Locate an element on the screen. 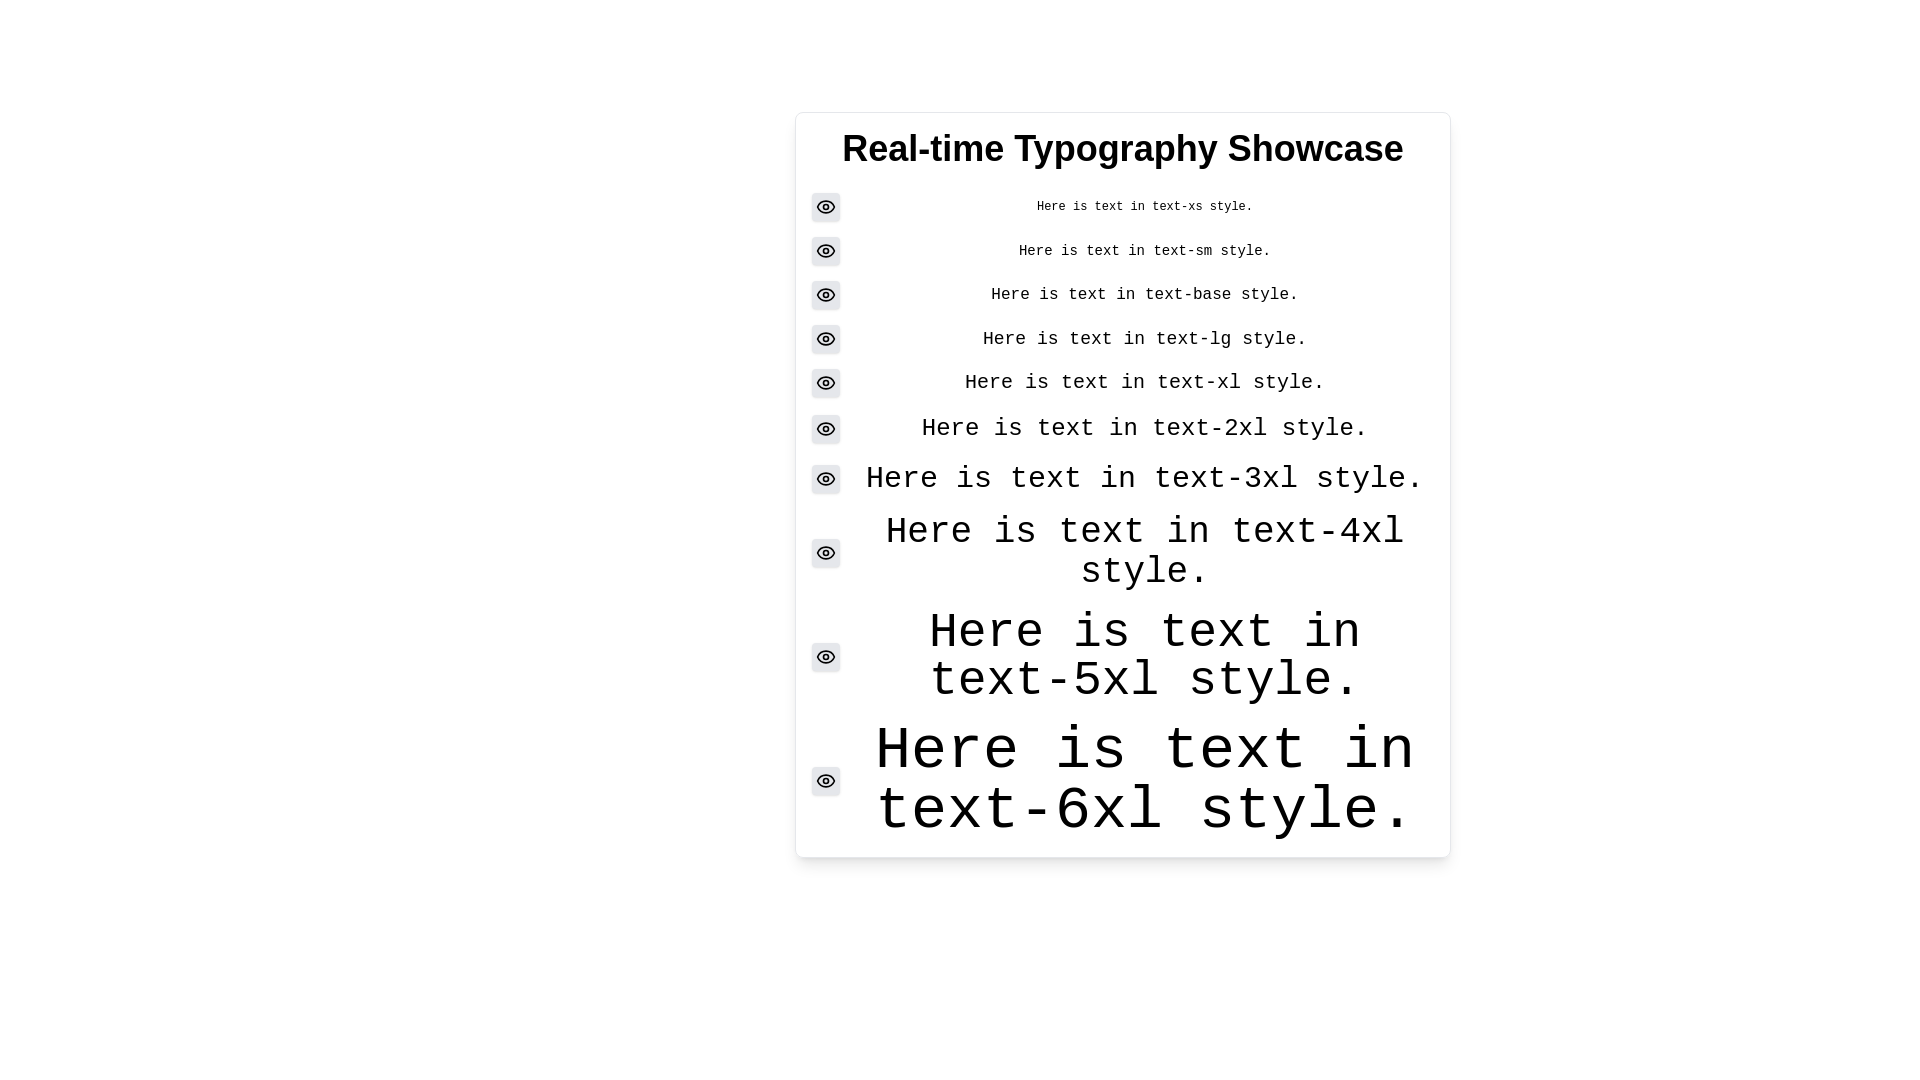 The height and width of the screenshot is (1080, 1920). the eye-shaped toggle button located on the left side of the layout is located at coordinates (825, 338).